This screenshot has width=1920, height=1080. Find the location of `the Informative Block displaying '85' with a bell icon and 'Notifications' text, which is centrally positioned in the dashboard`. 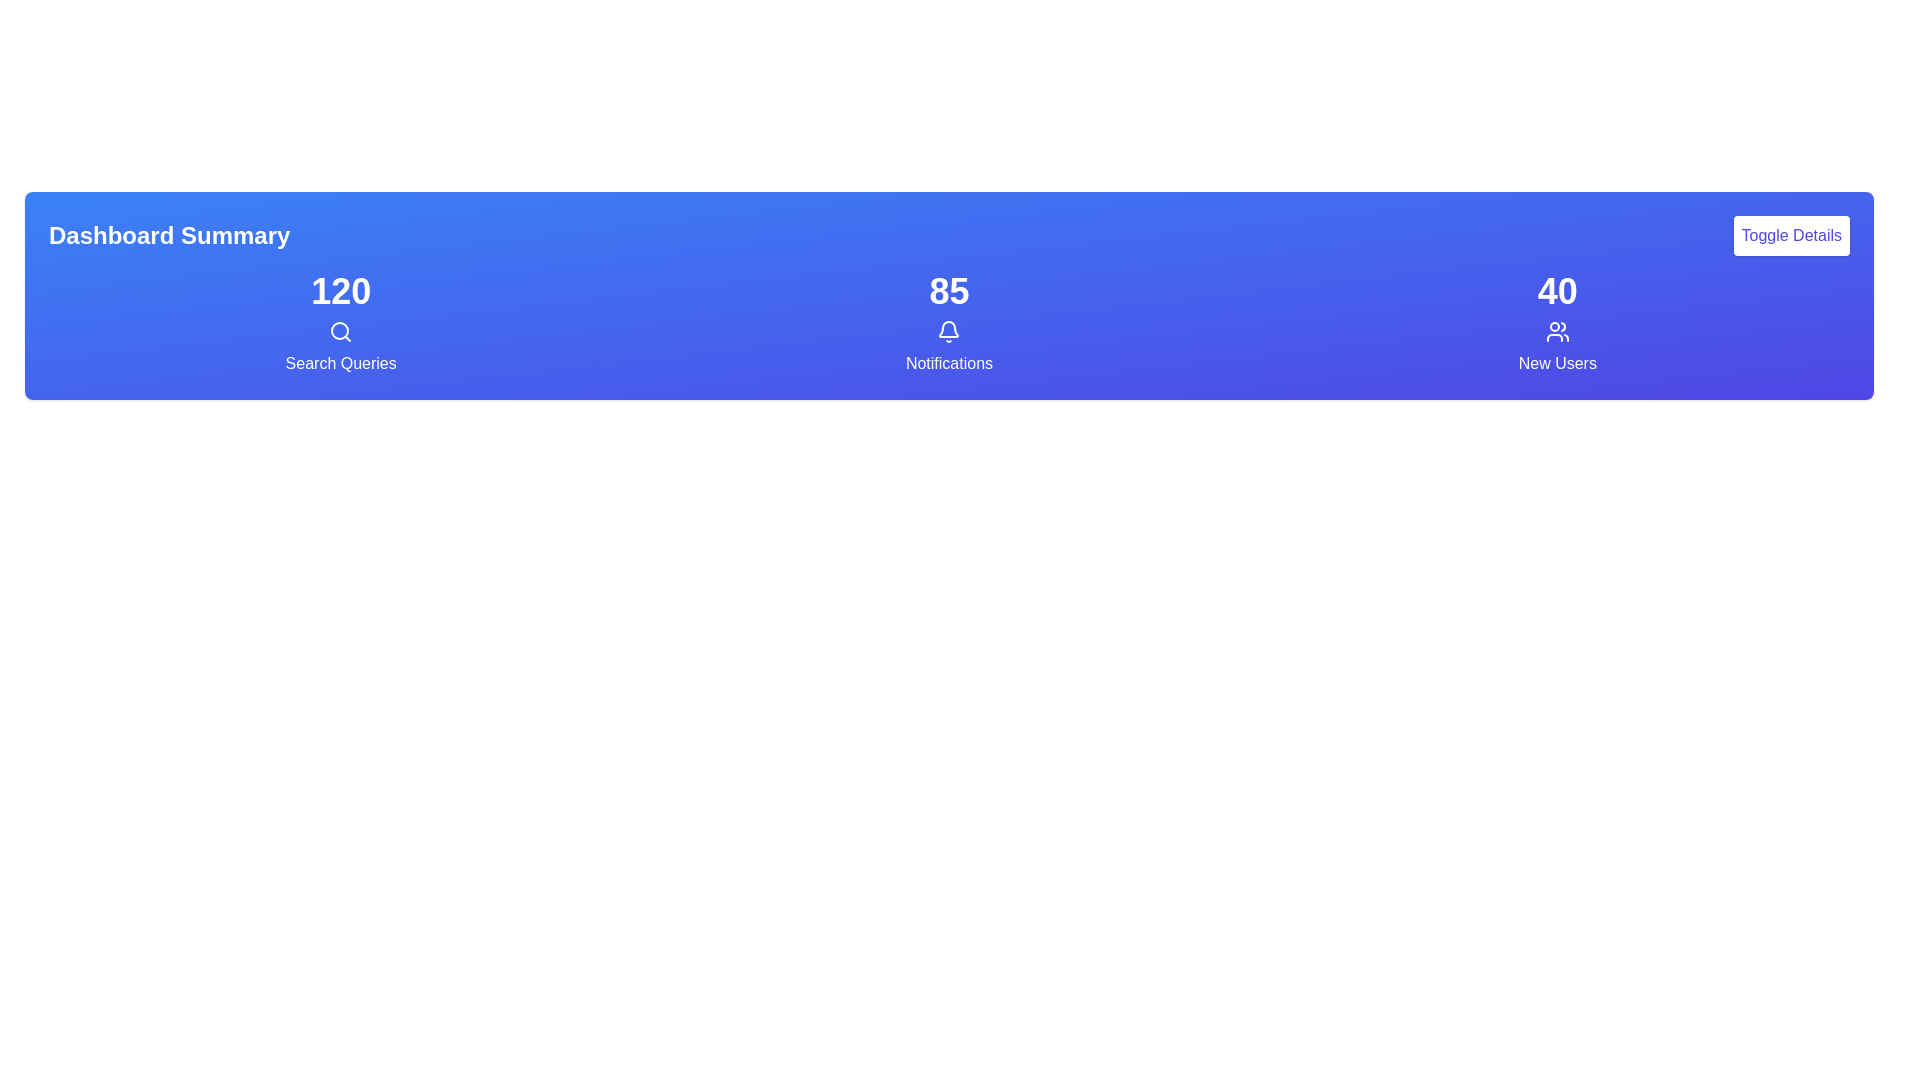

the Informative Block displaying '85' with a bell icon and 'Notifications' text, which is centrally positioned in the dashboard is located at coordinates (948, 323).